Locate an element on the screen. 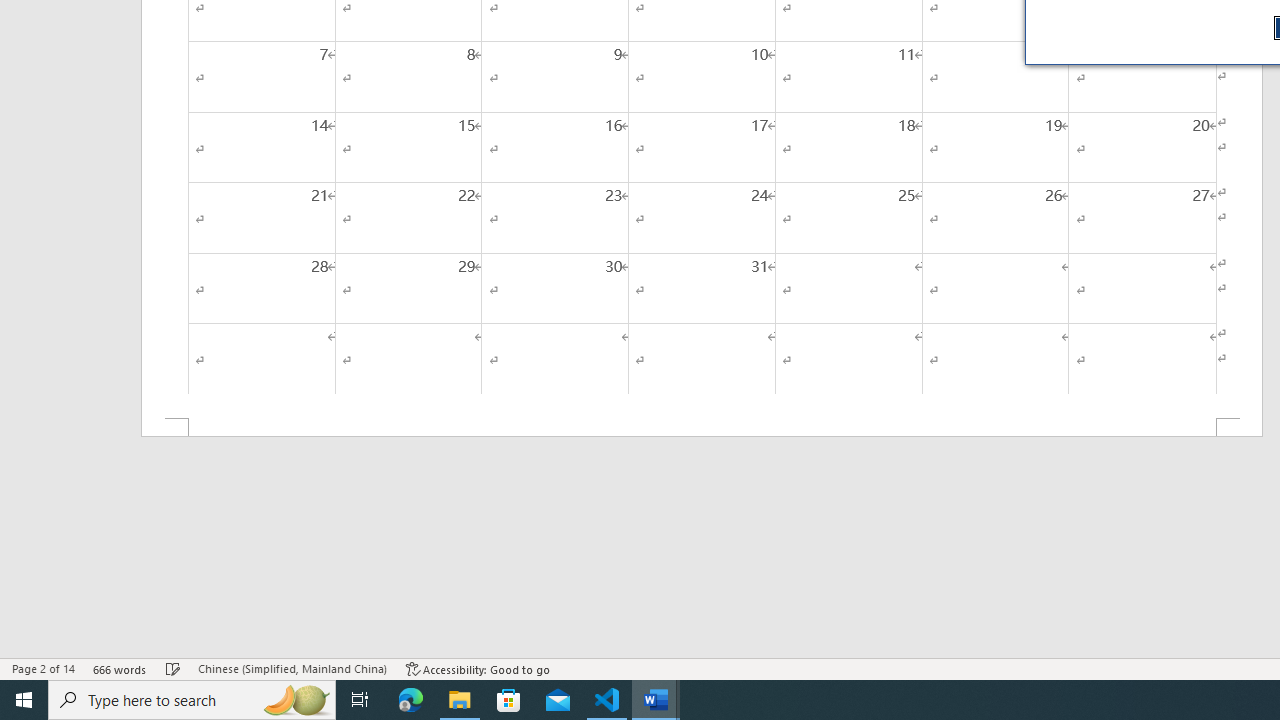  'Spelling and Grammar Check Checking' is located at coordinates (173, 669).